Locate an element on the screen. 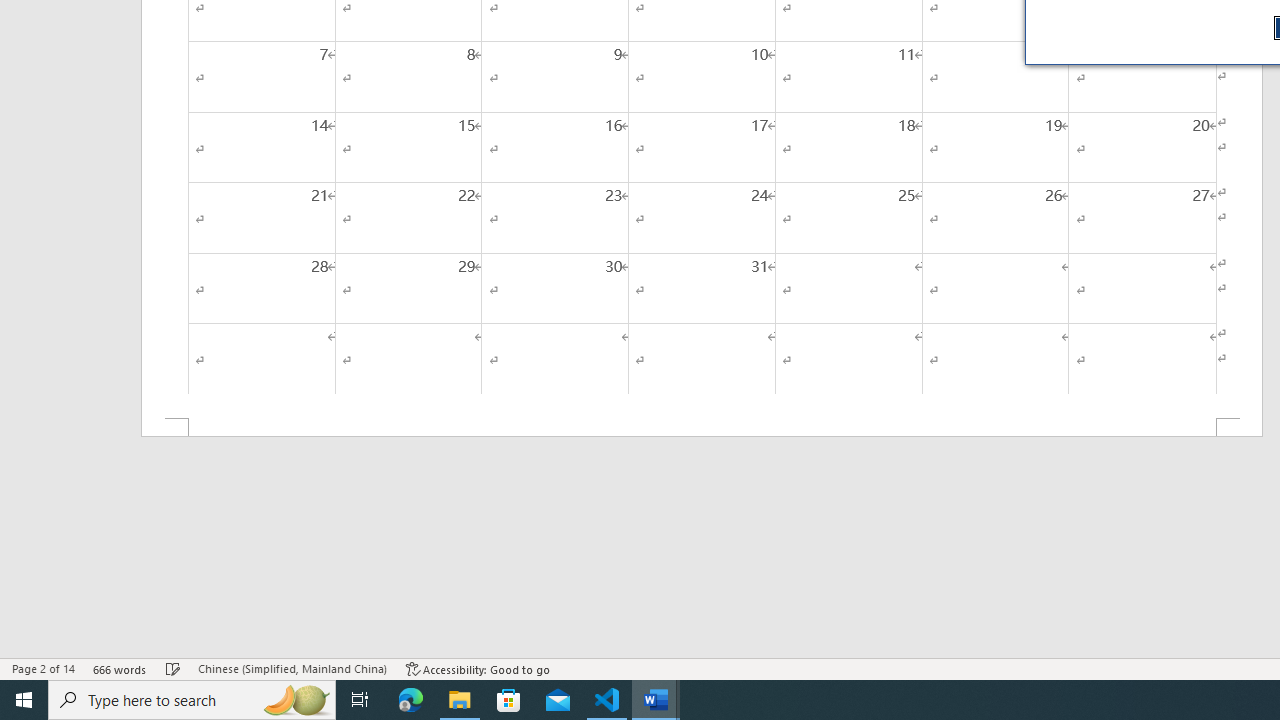  'Spelling and Grammar Check Checking' is located at coordinates (173, 669).